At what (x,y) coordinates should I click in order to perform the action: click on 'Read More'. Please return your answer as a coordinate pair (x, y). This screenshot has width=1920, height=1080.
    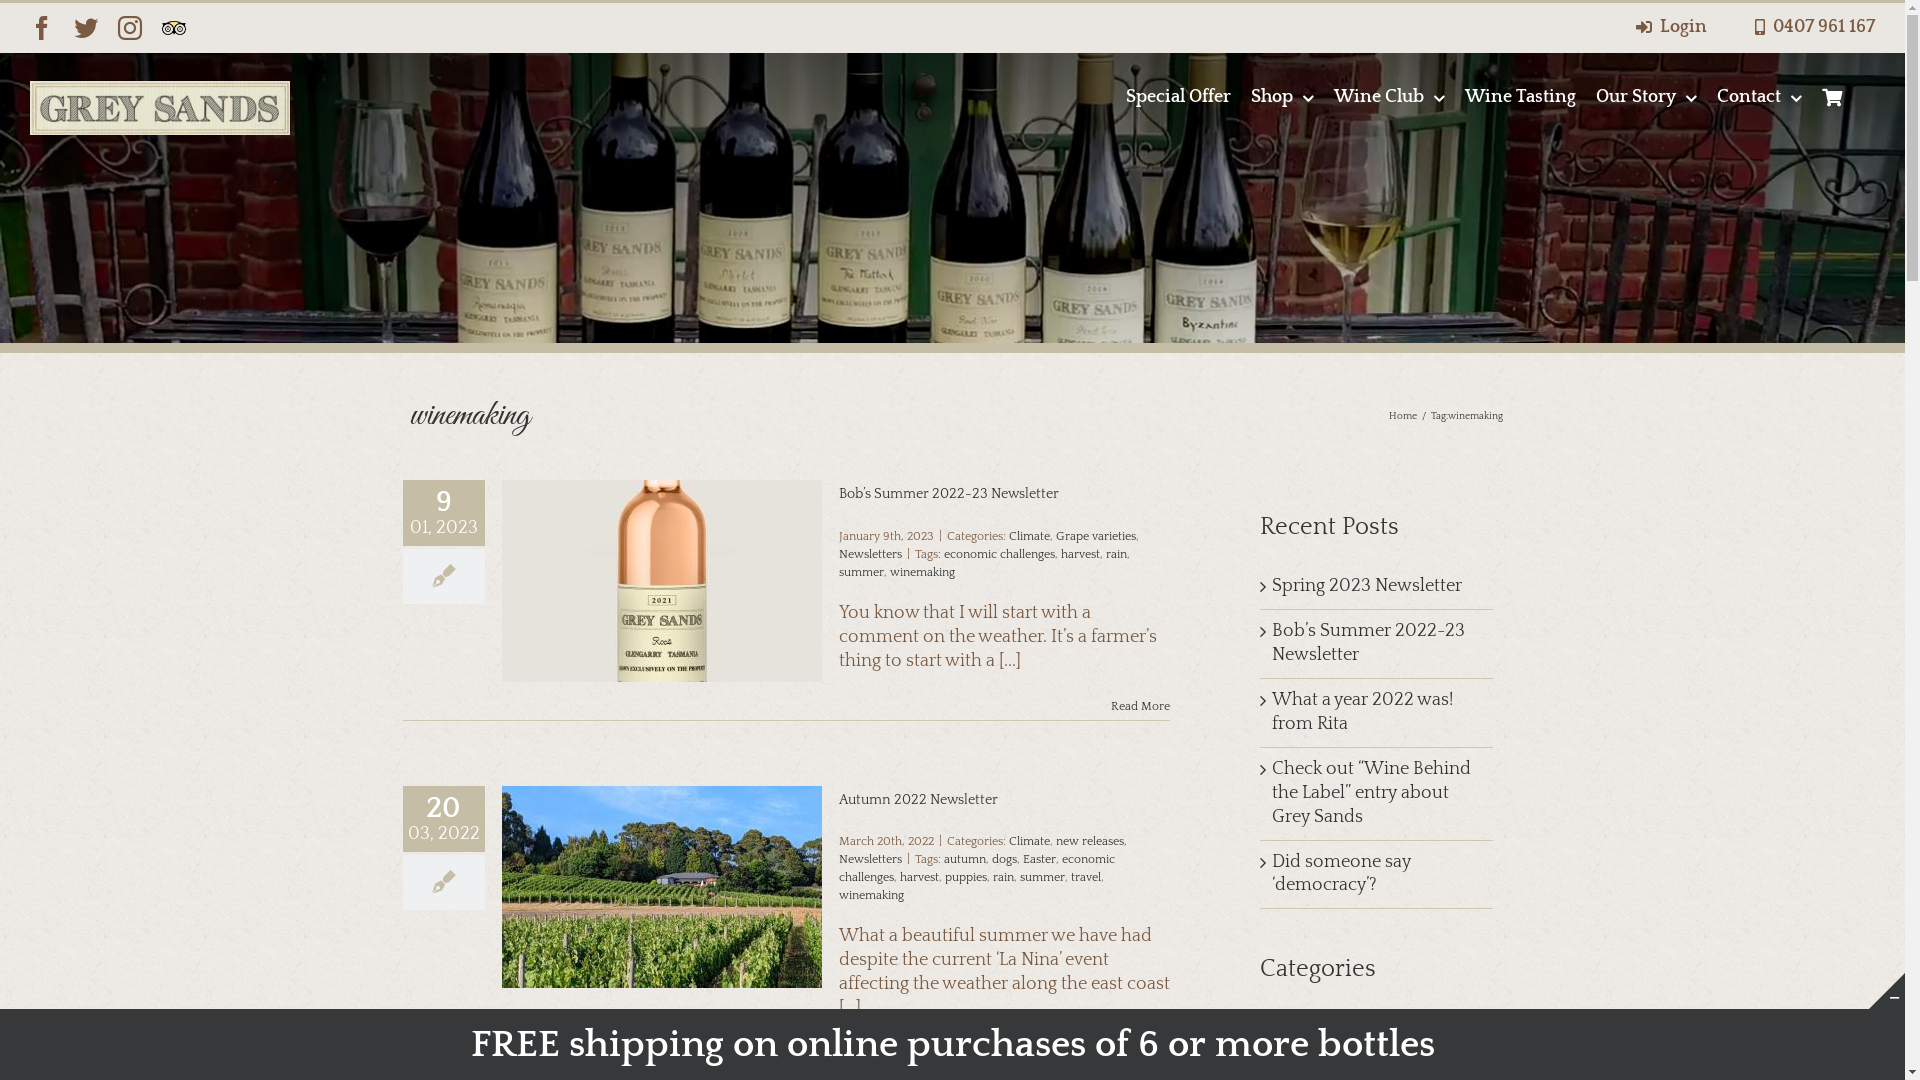
    Looking at the image, I should click on (1108, 705).